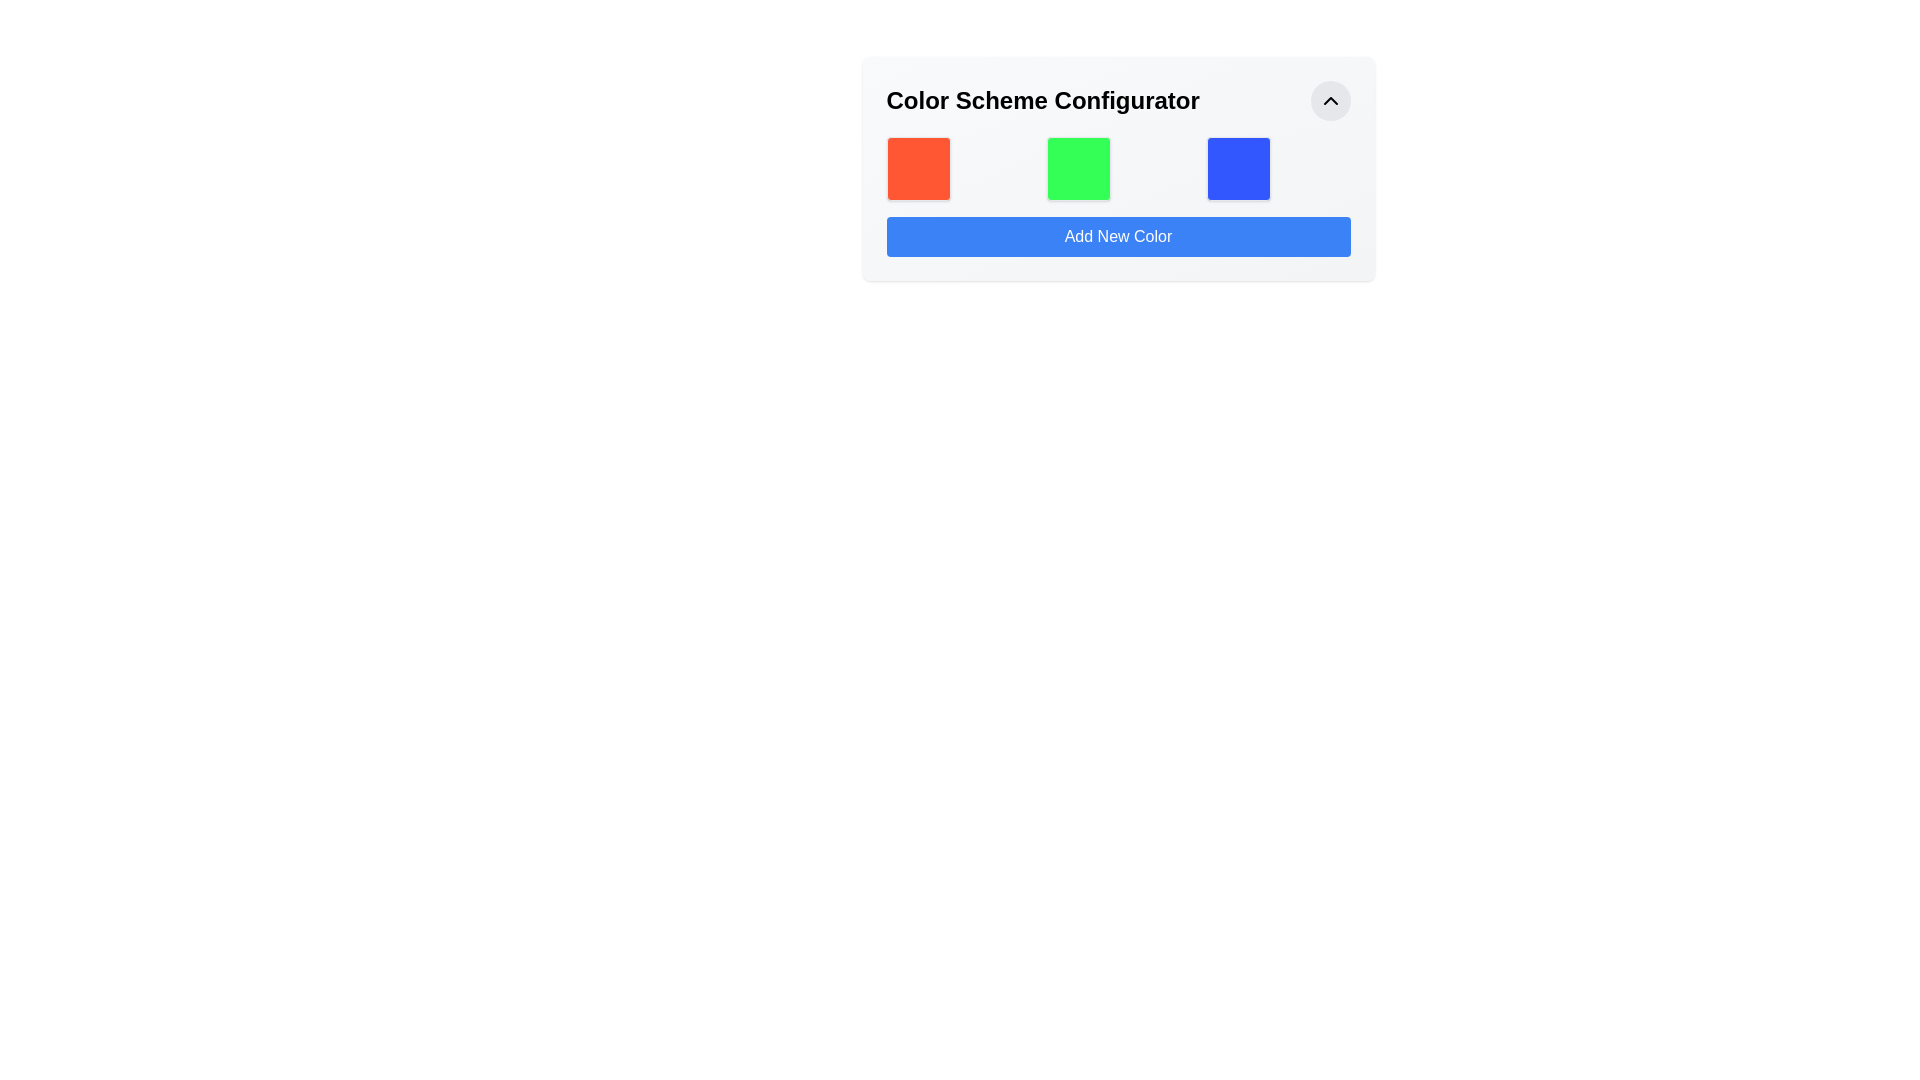 The height and width of the screenshot is (1080, 1920). Describe the element at coordinates (1077, 168) in the screenshot. I see `the static green square decorative box that visually represents a color option in the Color Scheme Configurator interface` at that location.